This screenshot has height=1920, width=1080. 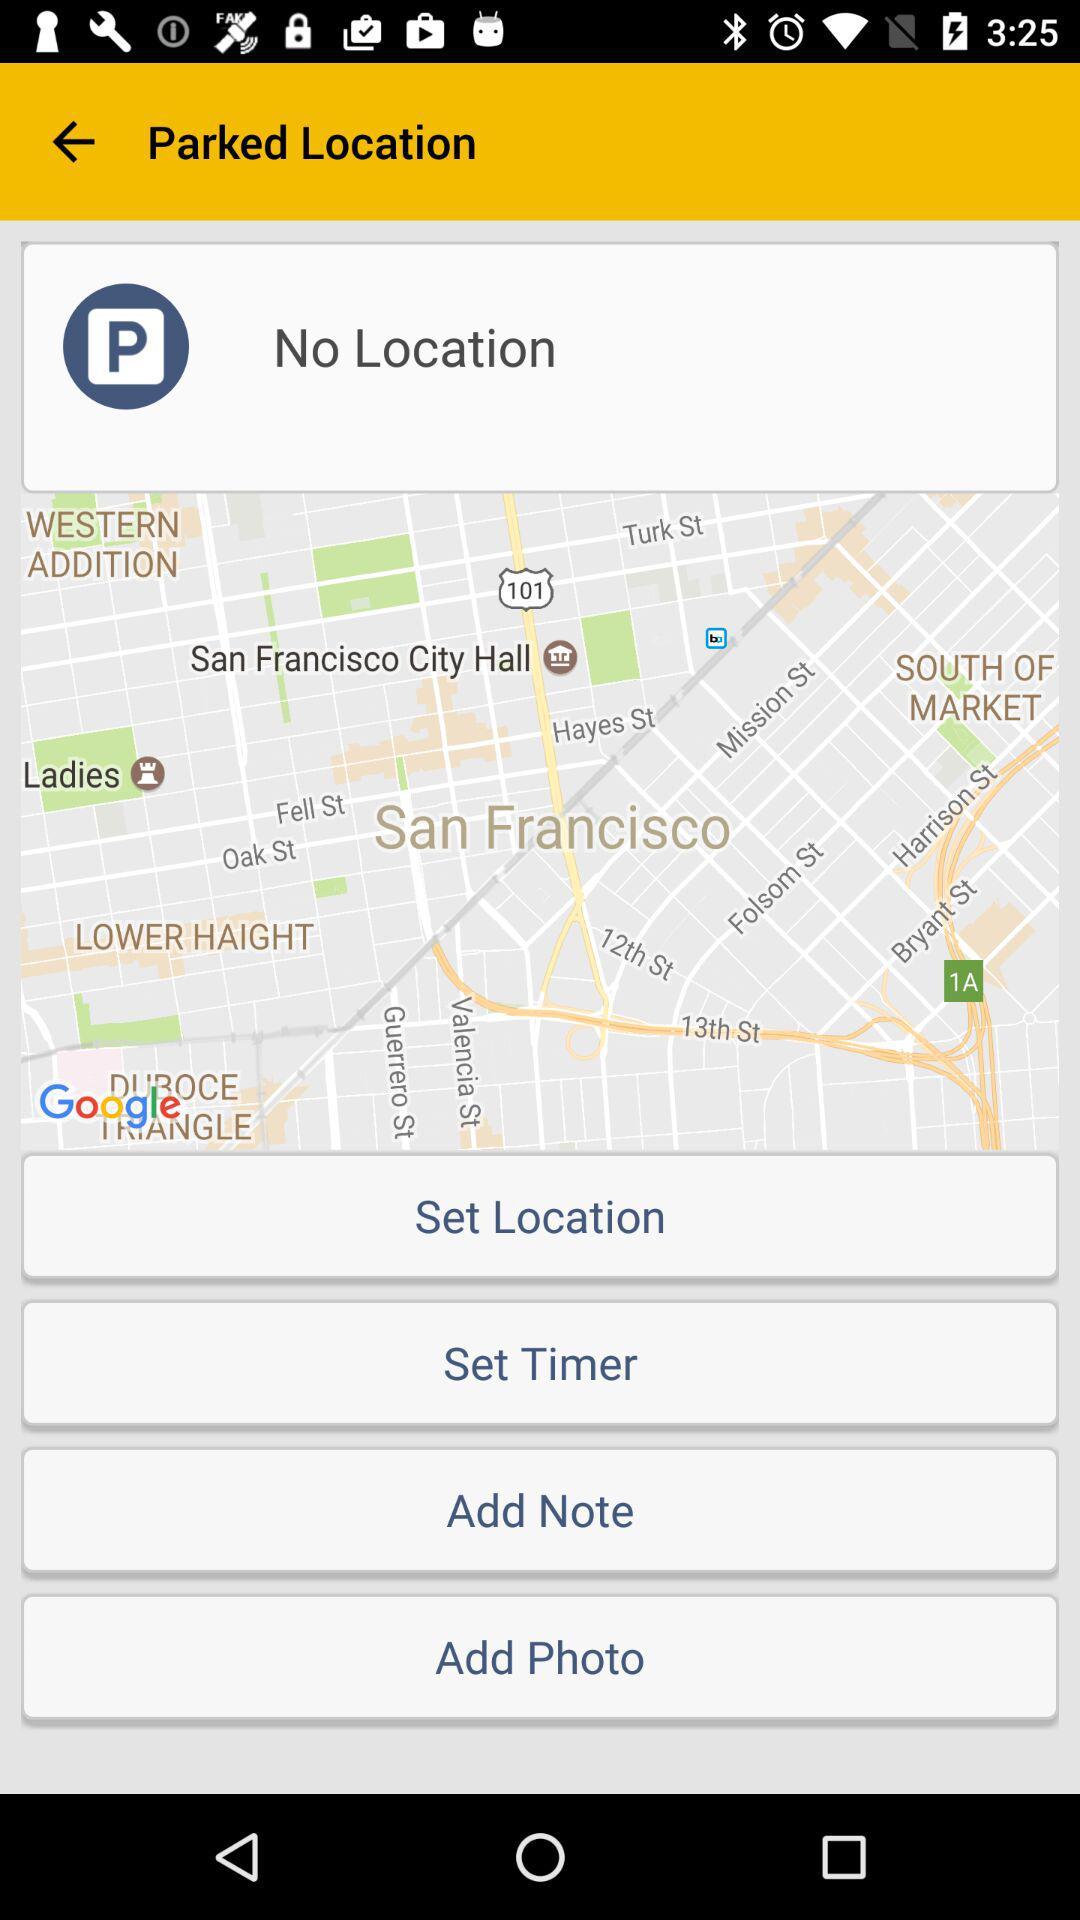 I want to click on item below add note icon, so click(x=540, y=1656).